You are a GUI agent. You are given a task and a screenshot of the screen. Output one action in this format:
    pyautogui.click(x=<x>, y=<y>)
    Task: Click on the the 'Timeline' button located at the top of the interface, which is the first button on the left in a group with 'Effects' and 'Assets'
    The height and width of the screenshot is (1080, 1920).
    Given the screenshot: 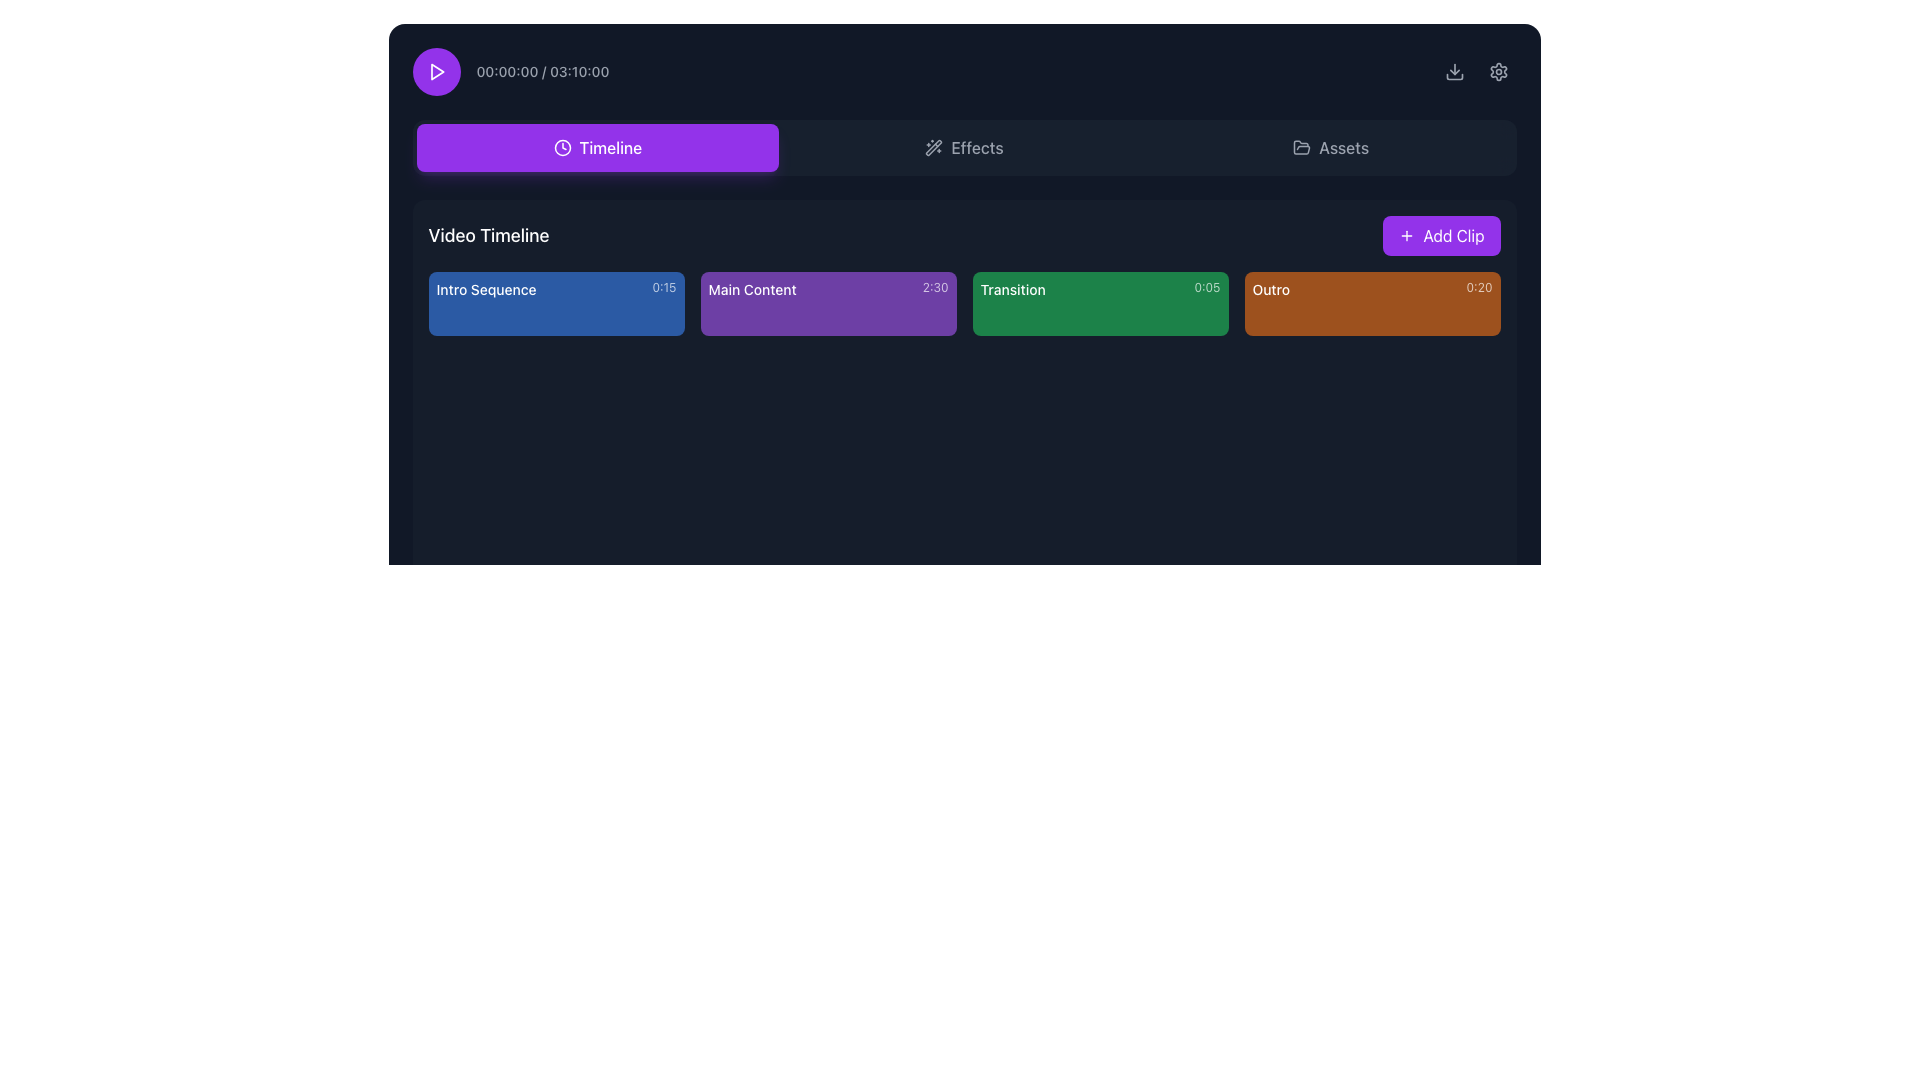 What is the action you would take?
    pyautogui.click(x=596, y=146)
    